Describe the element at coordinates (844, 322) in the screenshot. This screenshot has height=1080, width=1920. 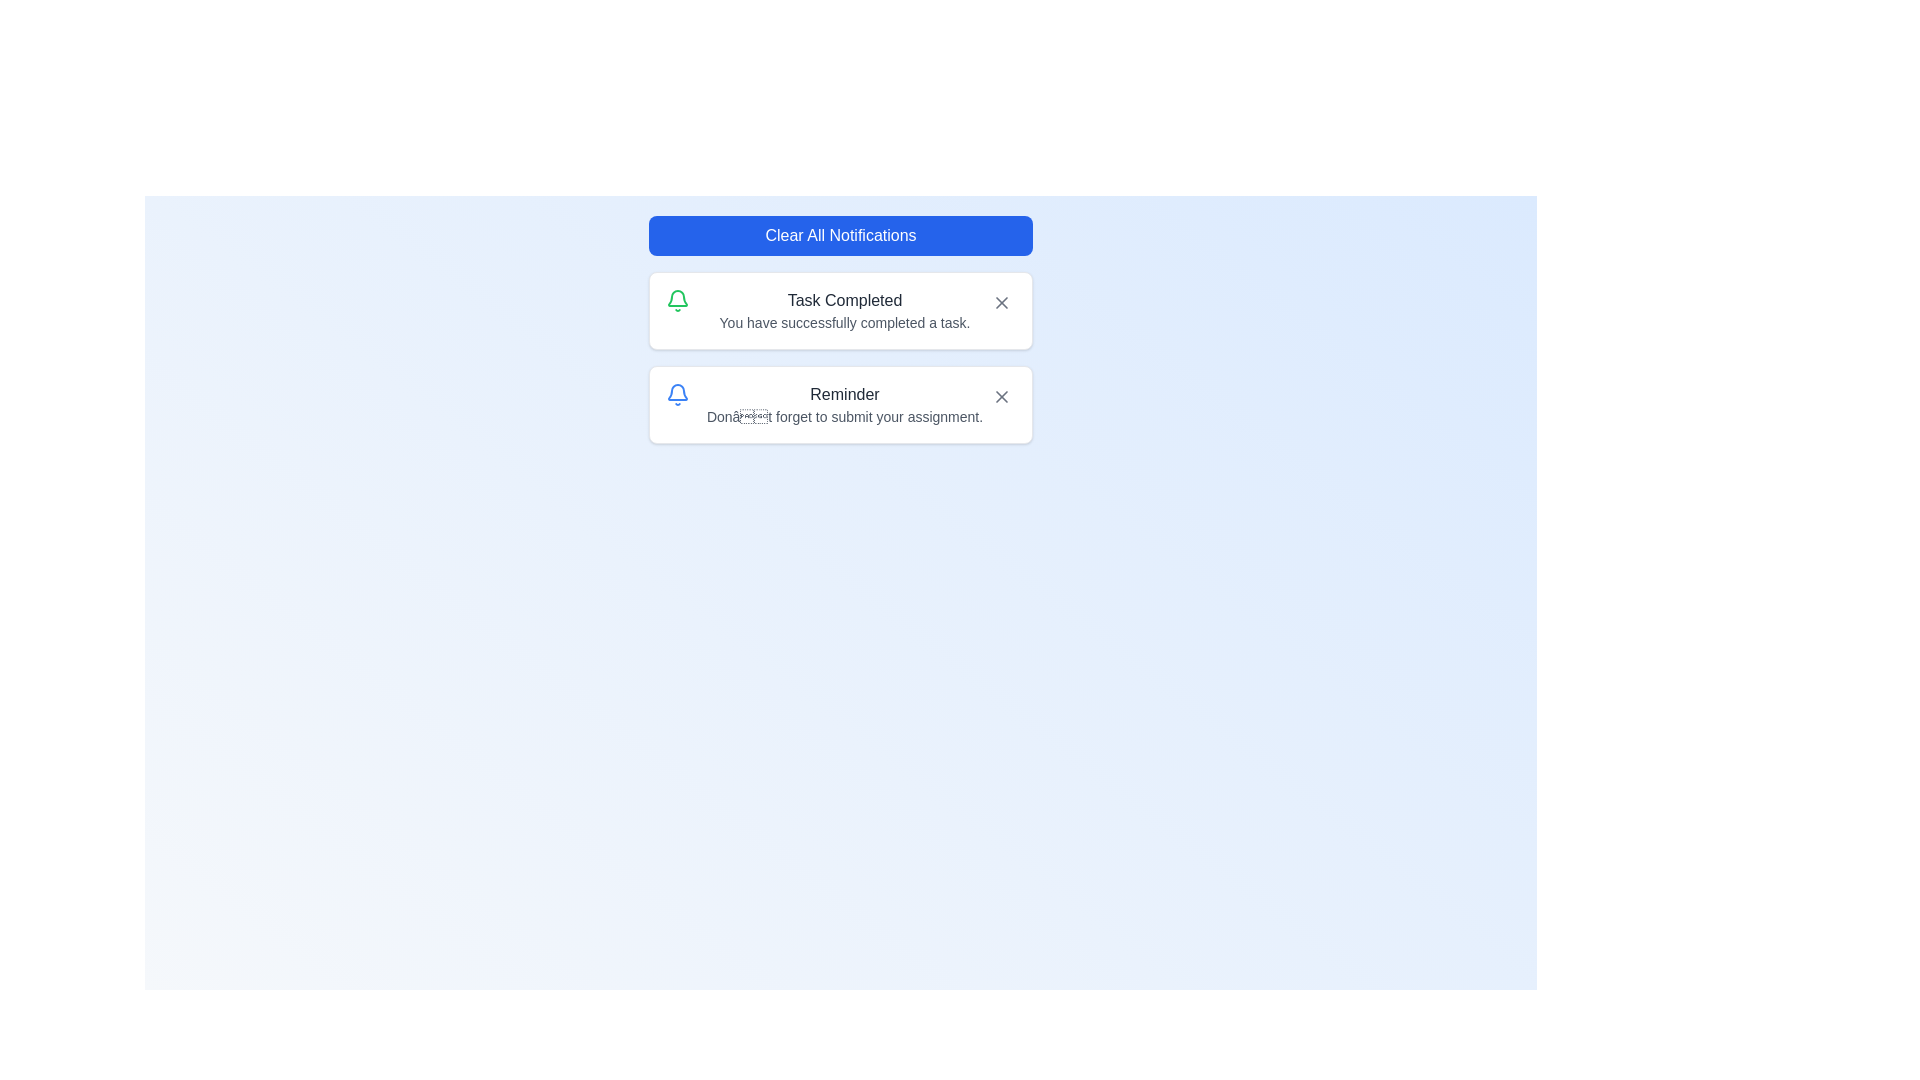
I see `the static text element that confirms the successful completion of a task, located below 'Task Completed' in the notification component` at that location.